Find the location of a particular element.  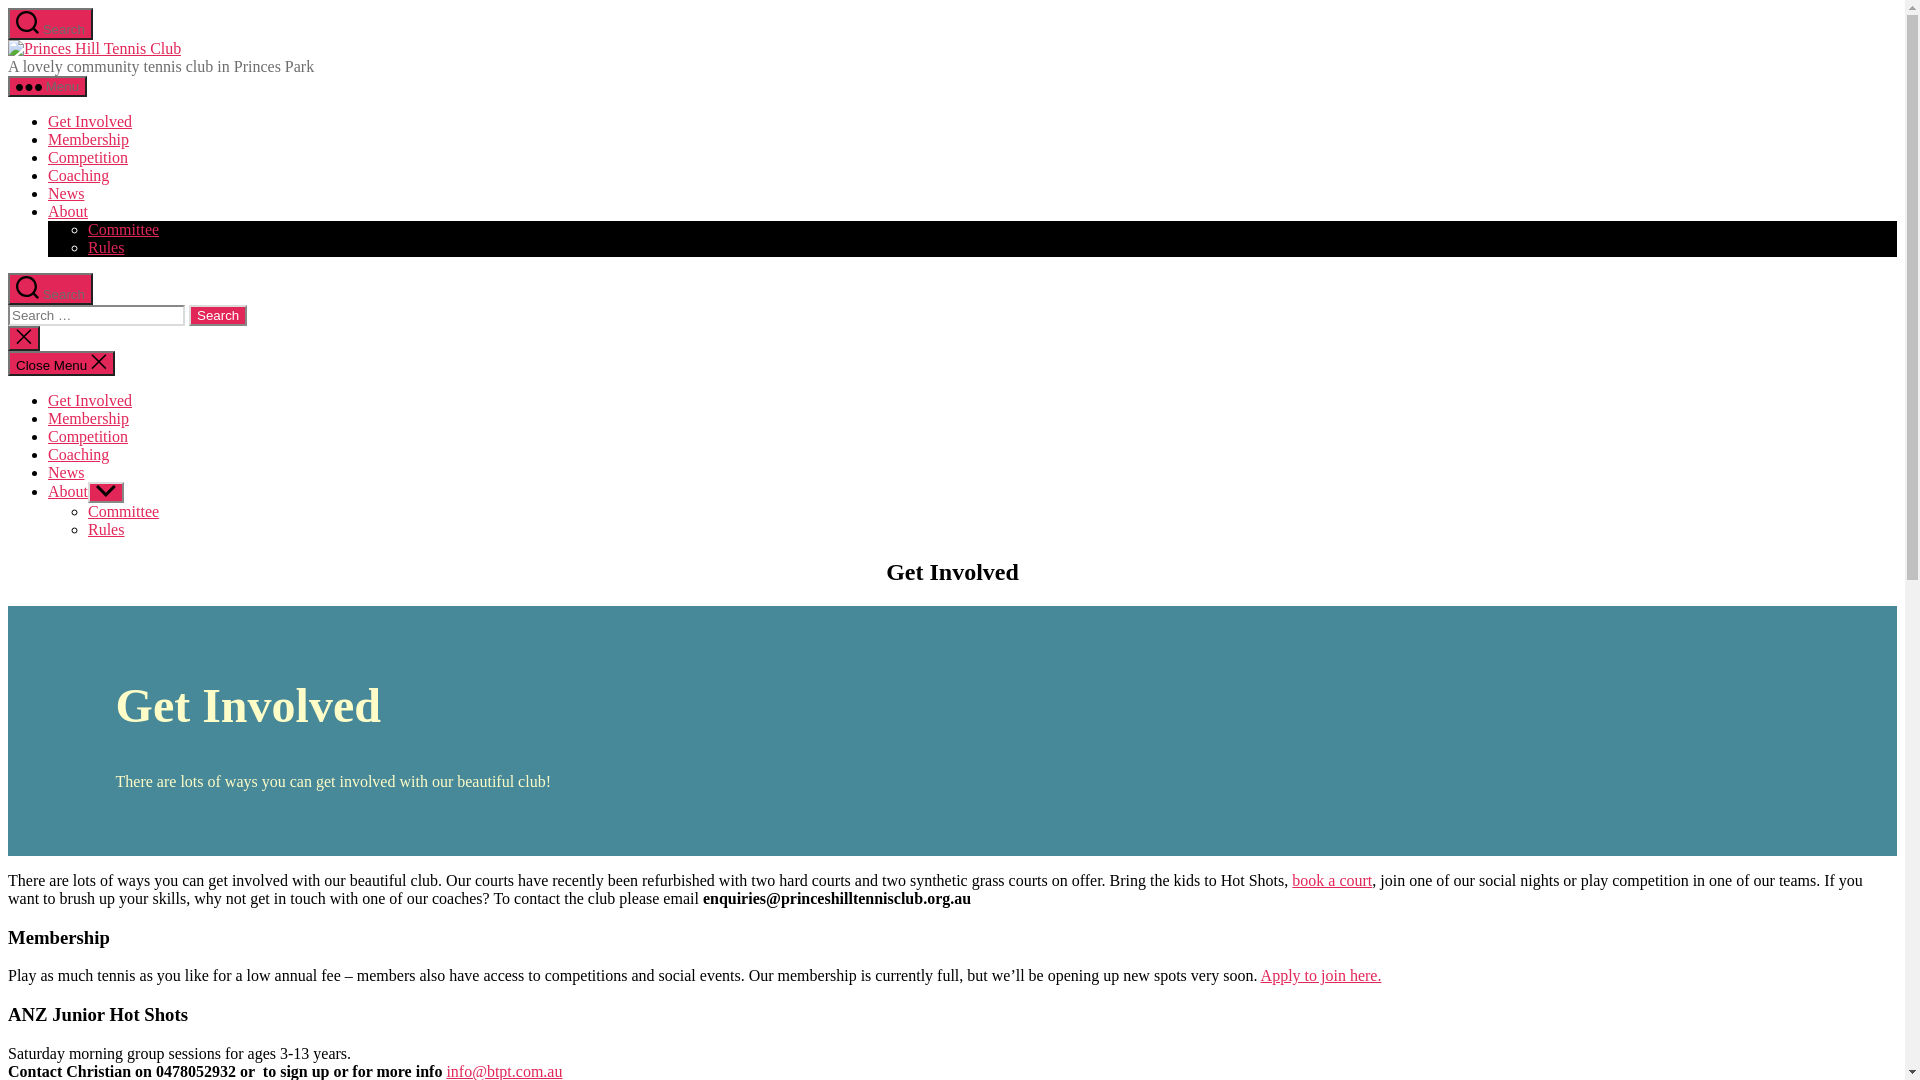

'Apply to join here.' is located at coordinates (1260, 974).